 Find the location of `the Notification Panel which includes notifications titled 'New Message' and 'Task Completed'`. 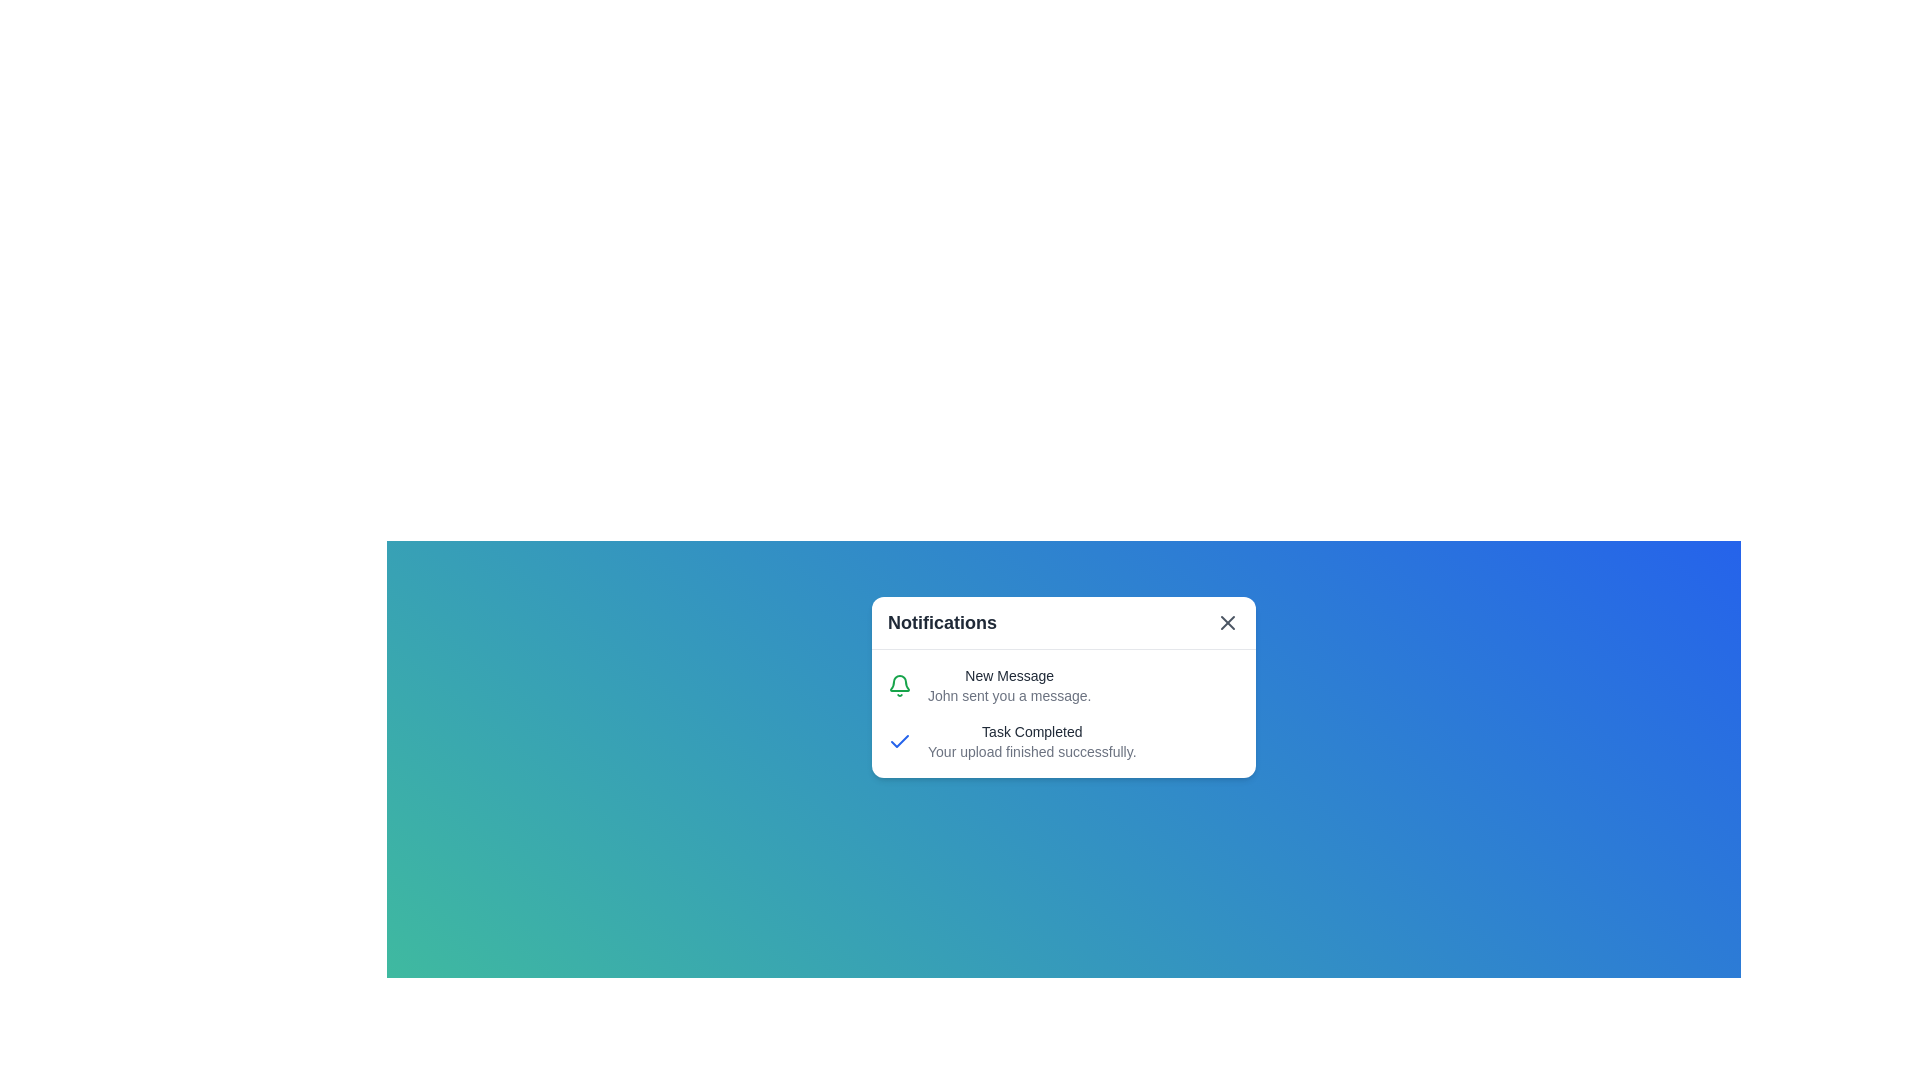

the Notification Panel which includes notifications titled 'New Message' and 'Task Completed' is located at coordinates (1063, 712).